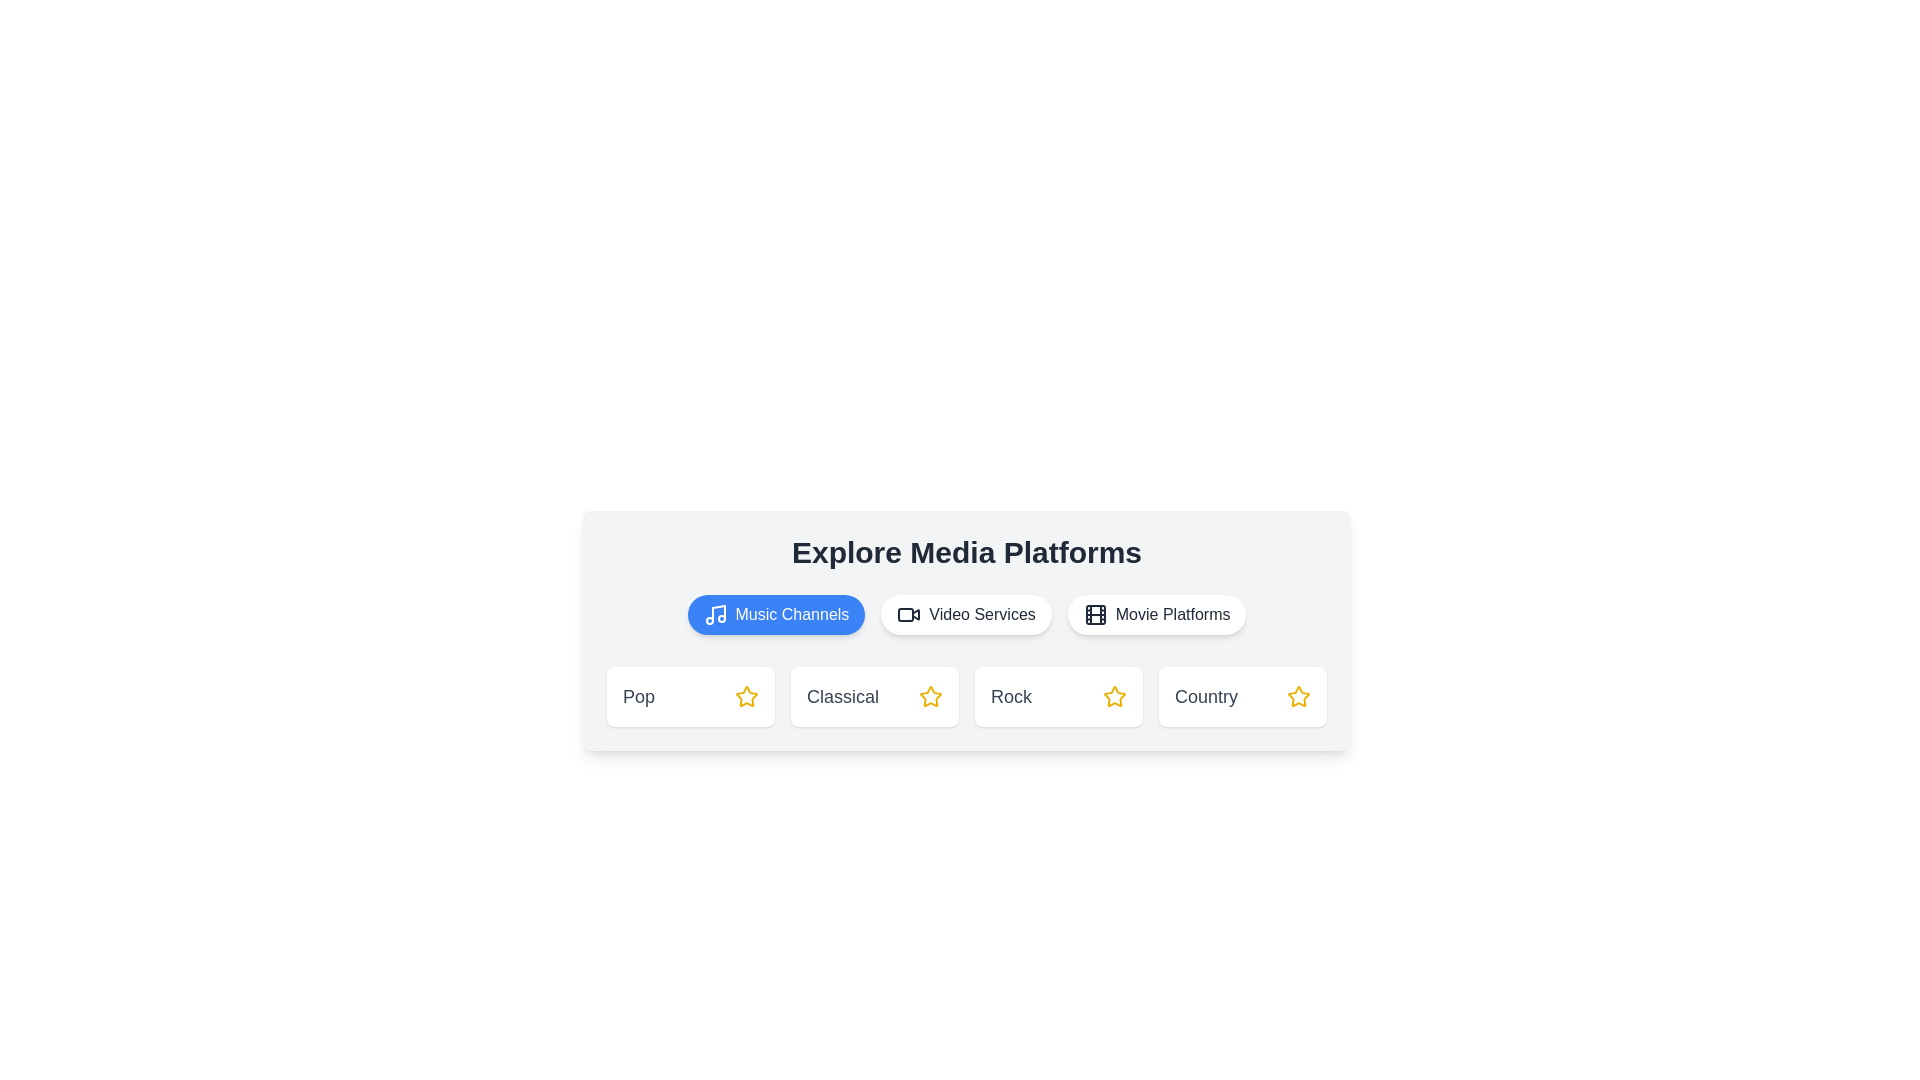 The height and width of the screenshot is (1080, 1920). What do you see at coordinates (1113, 695) in the screenshot?
I see `the third star icon in the rating group for the 'Rock' category` at bounding box center [1113, 695].